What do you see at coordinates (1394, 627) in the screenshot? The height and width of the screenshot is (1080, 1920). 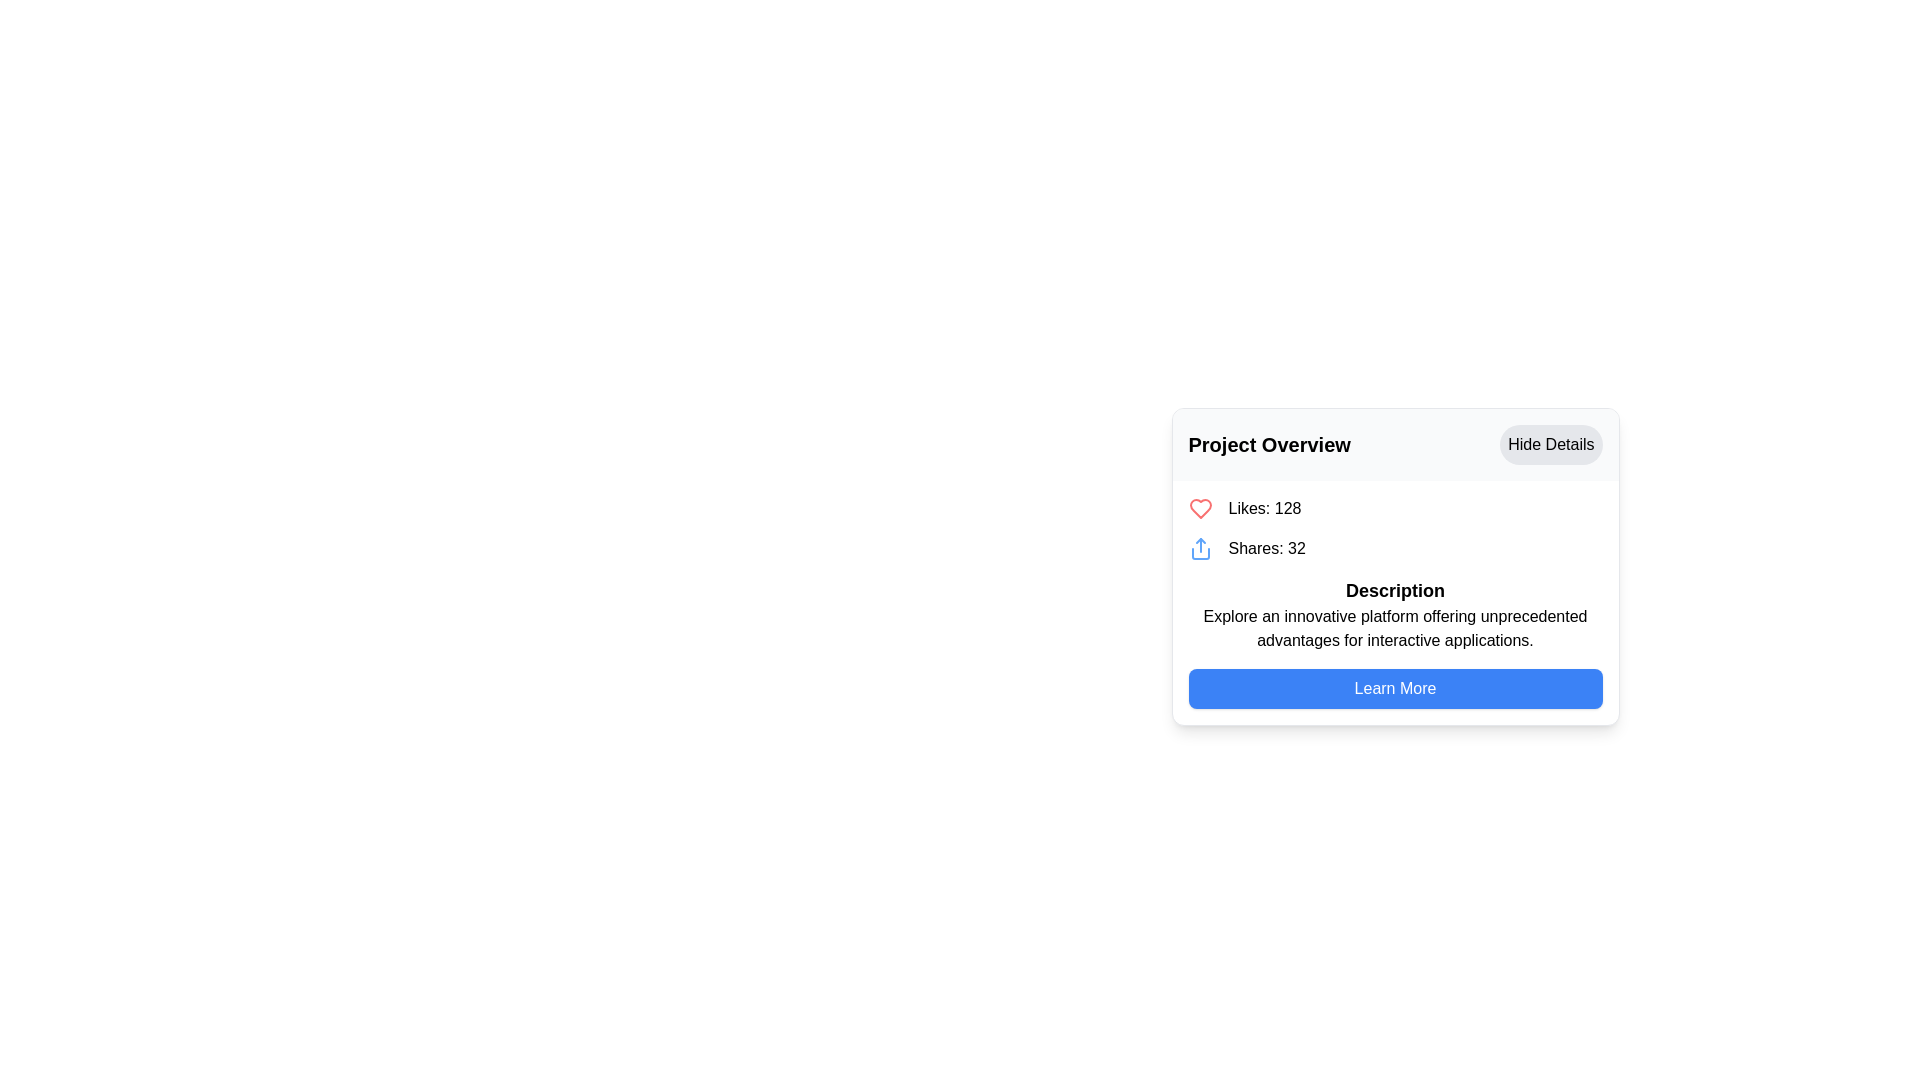 I see `text content of the Text Block located under the 'Description' heading and above the 'Learn More' button in the lower right section of the card interface` at bounding box center [1394, 627].